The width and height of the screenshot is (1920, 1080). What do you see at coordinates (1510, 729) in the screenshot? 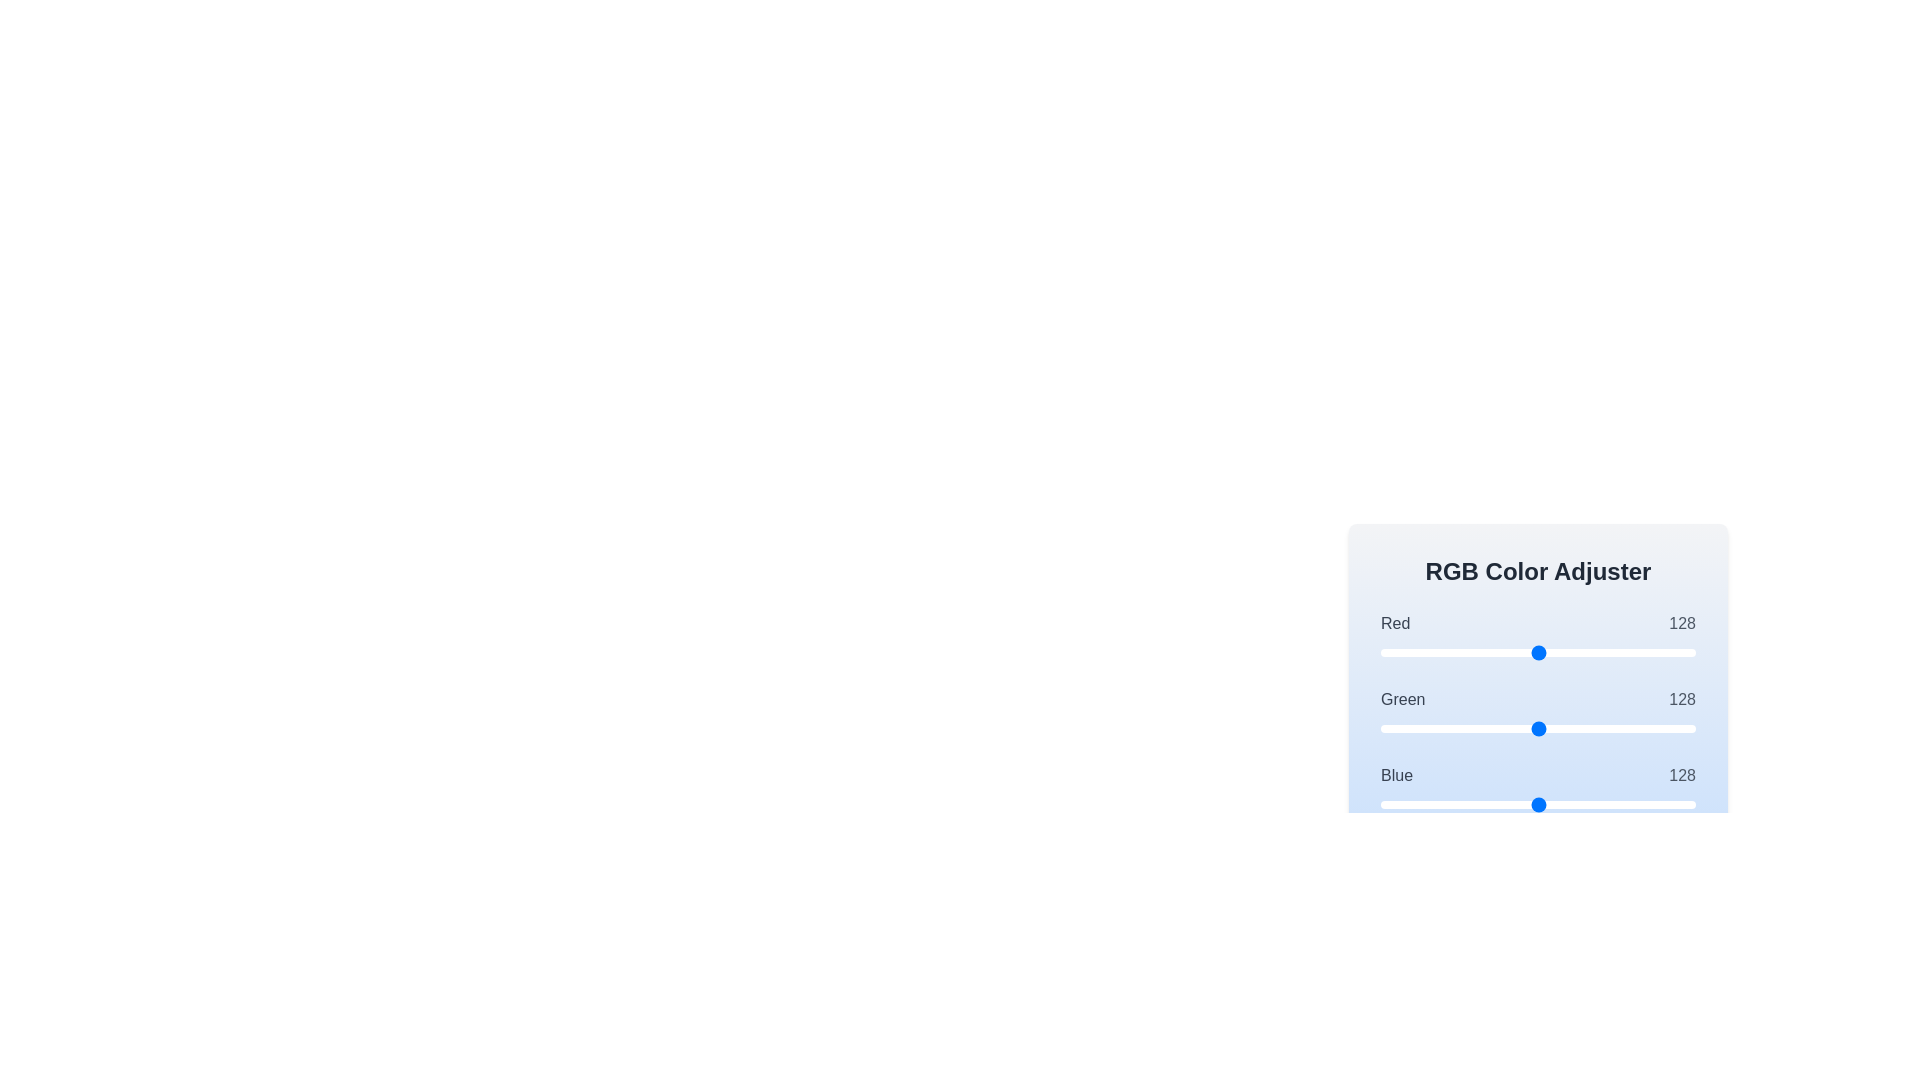
I see `the green slider to 105 where value is between 0 and 255` at bounding box center [1510, 729].